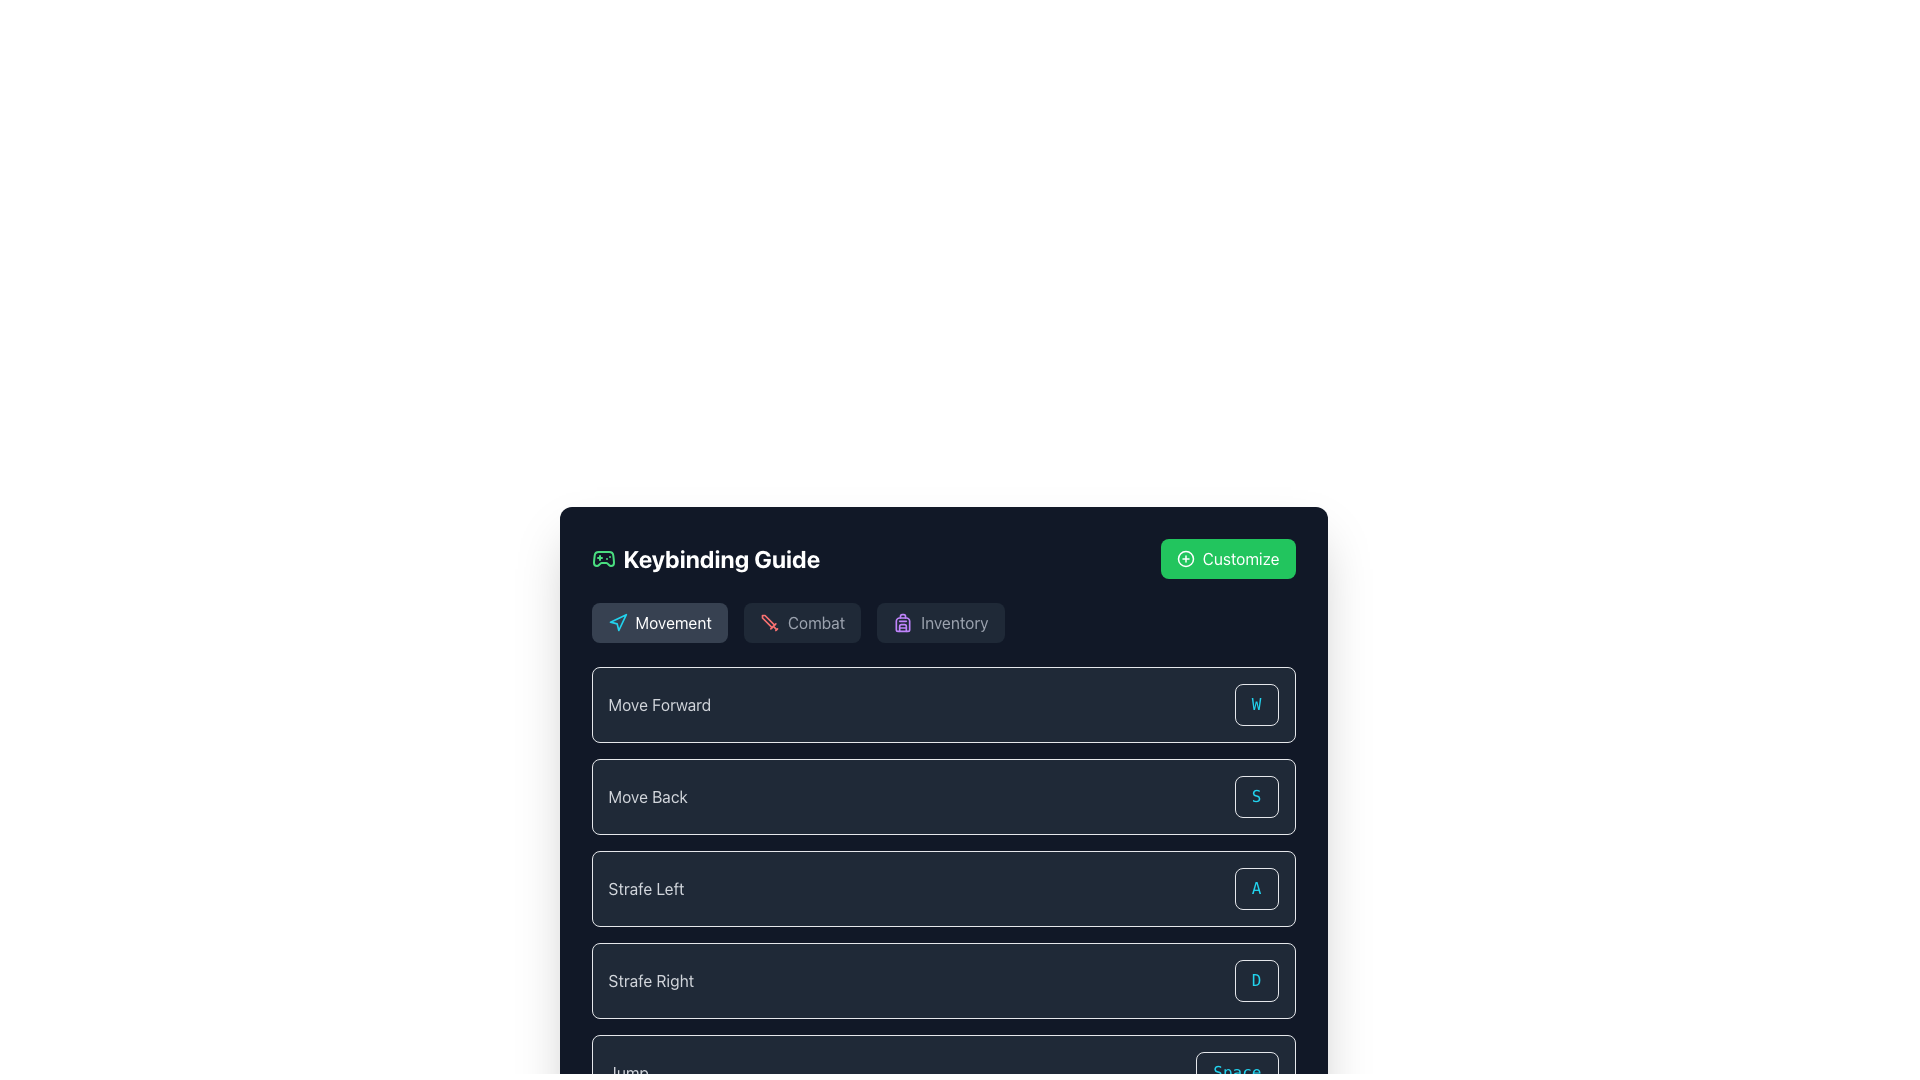 This screenshot has width=1920, height=1080. I want to click on the 'Inventory' button, which is the third button in a row of buttons labeled 'Movement', 'Combat', and 'Inventory', to observe the hover effect, so click(939, 622).